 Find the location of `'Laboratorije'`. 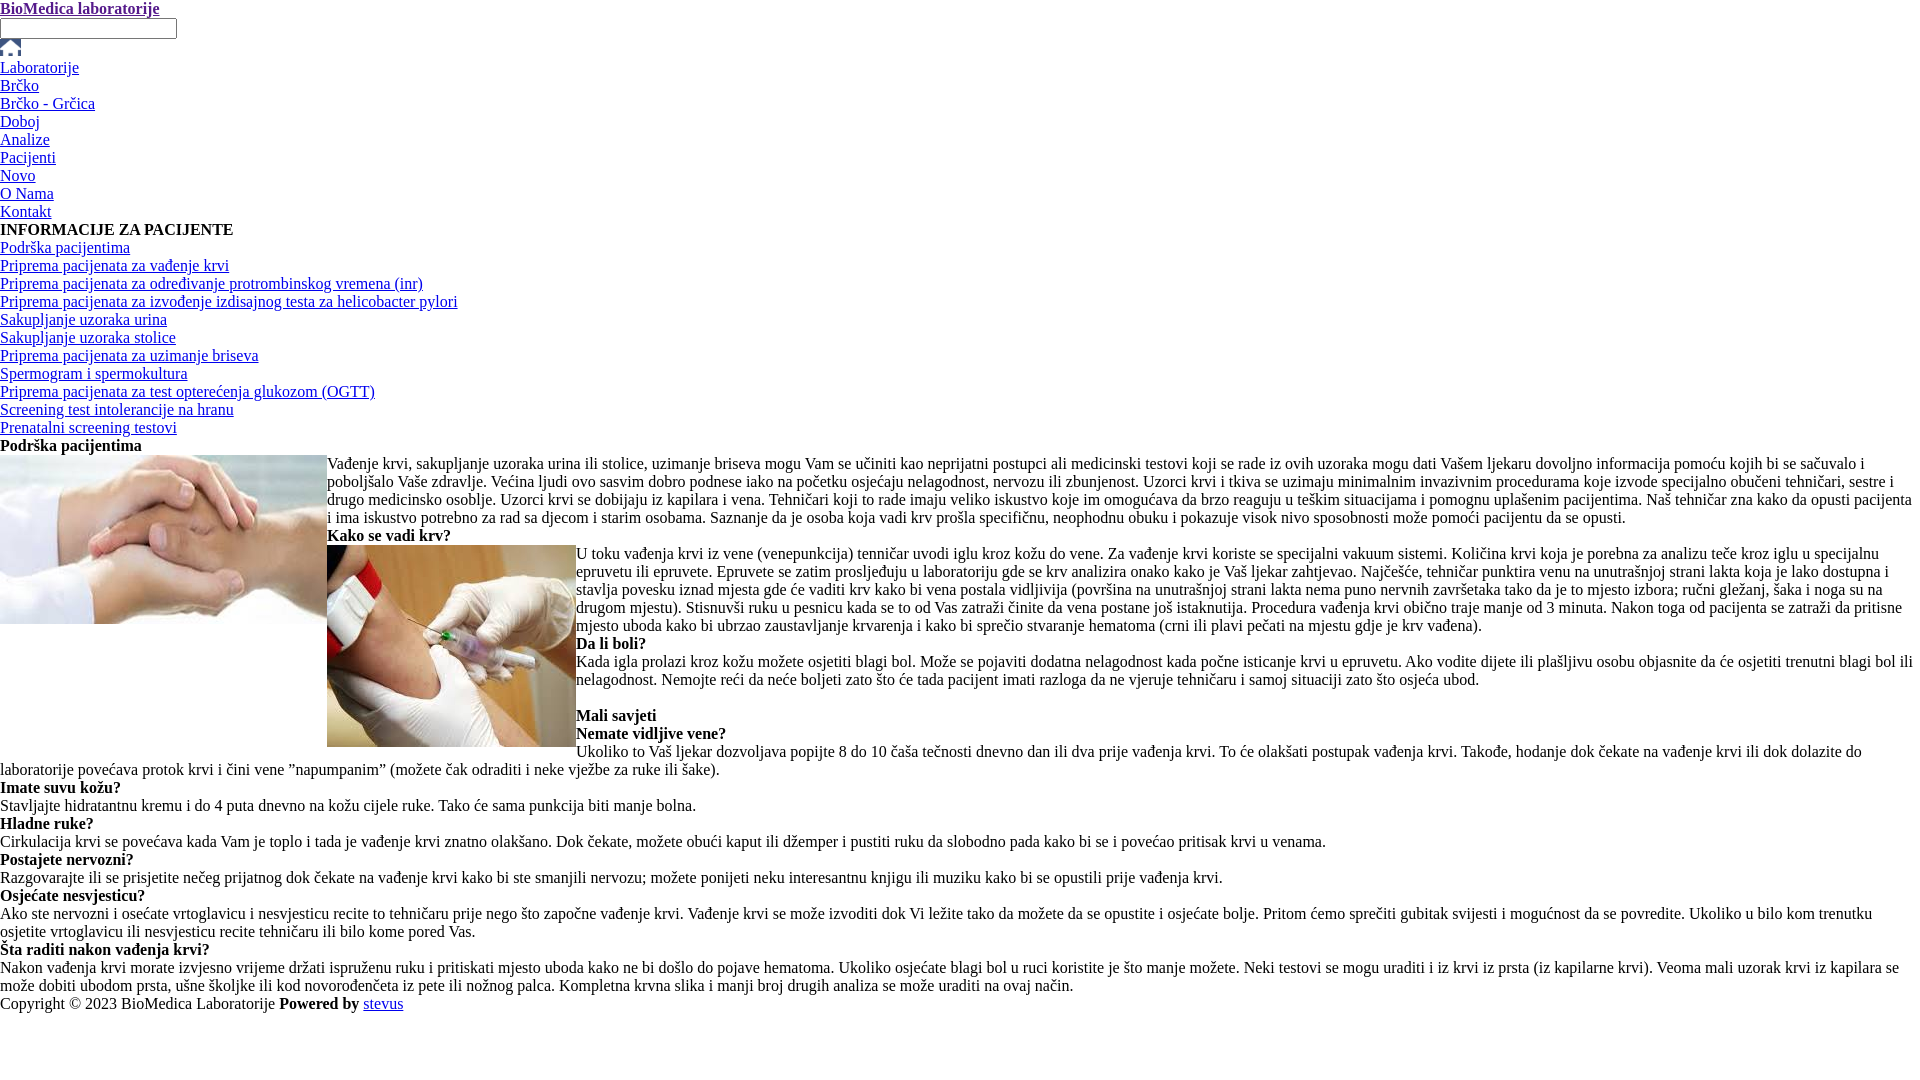

'Laboratorije' is located at coordinates (39, 66).